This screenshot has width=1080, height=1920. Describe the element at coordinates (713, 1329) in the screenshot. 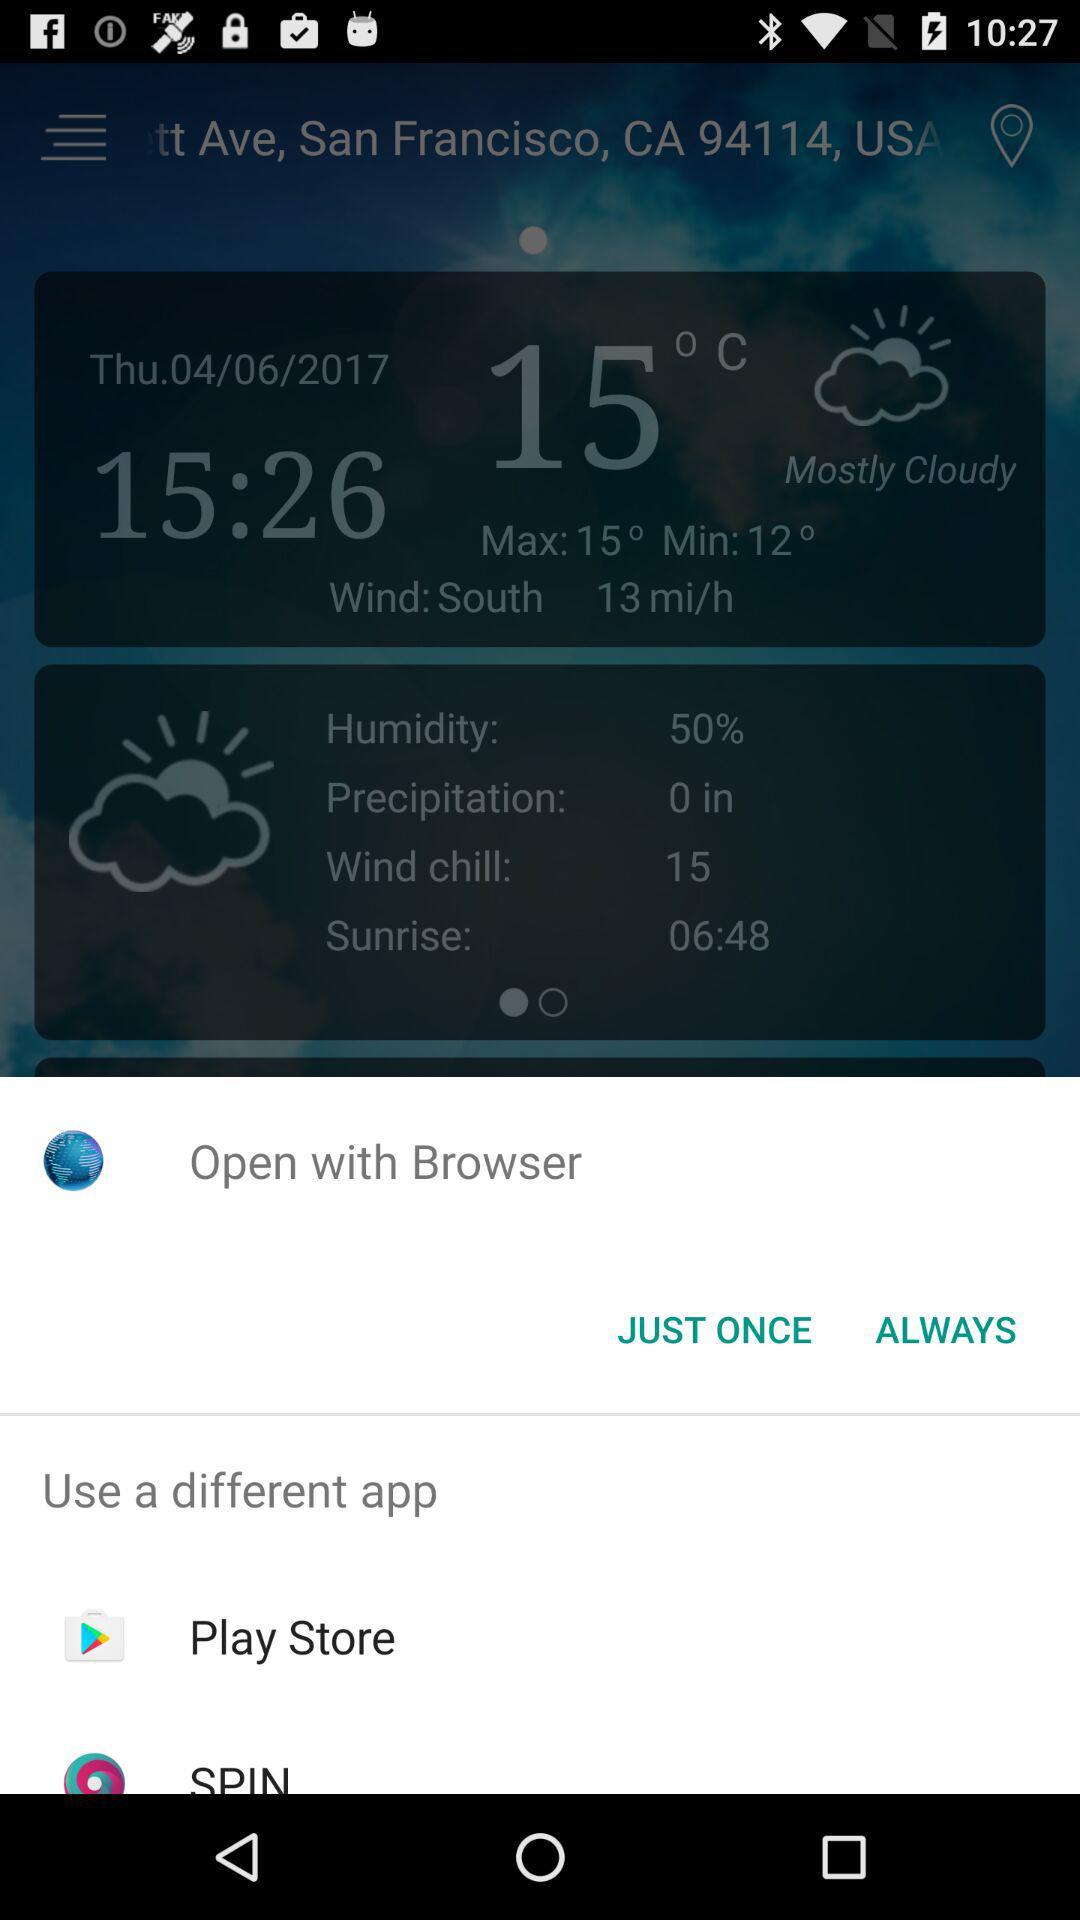

I see `the just once` at that location.